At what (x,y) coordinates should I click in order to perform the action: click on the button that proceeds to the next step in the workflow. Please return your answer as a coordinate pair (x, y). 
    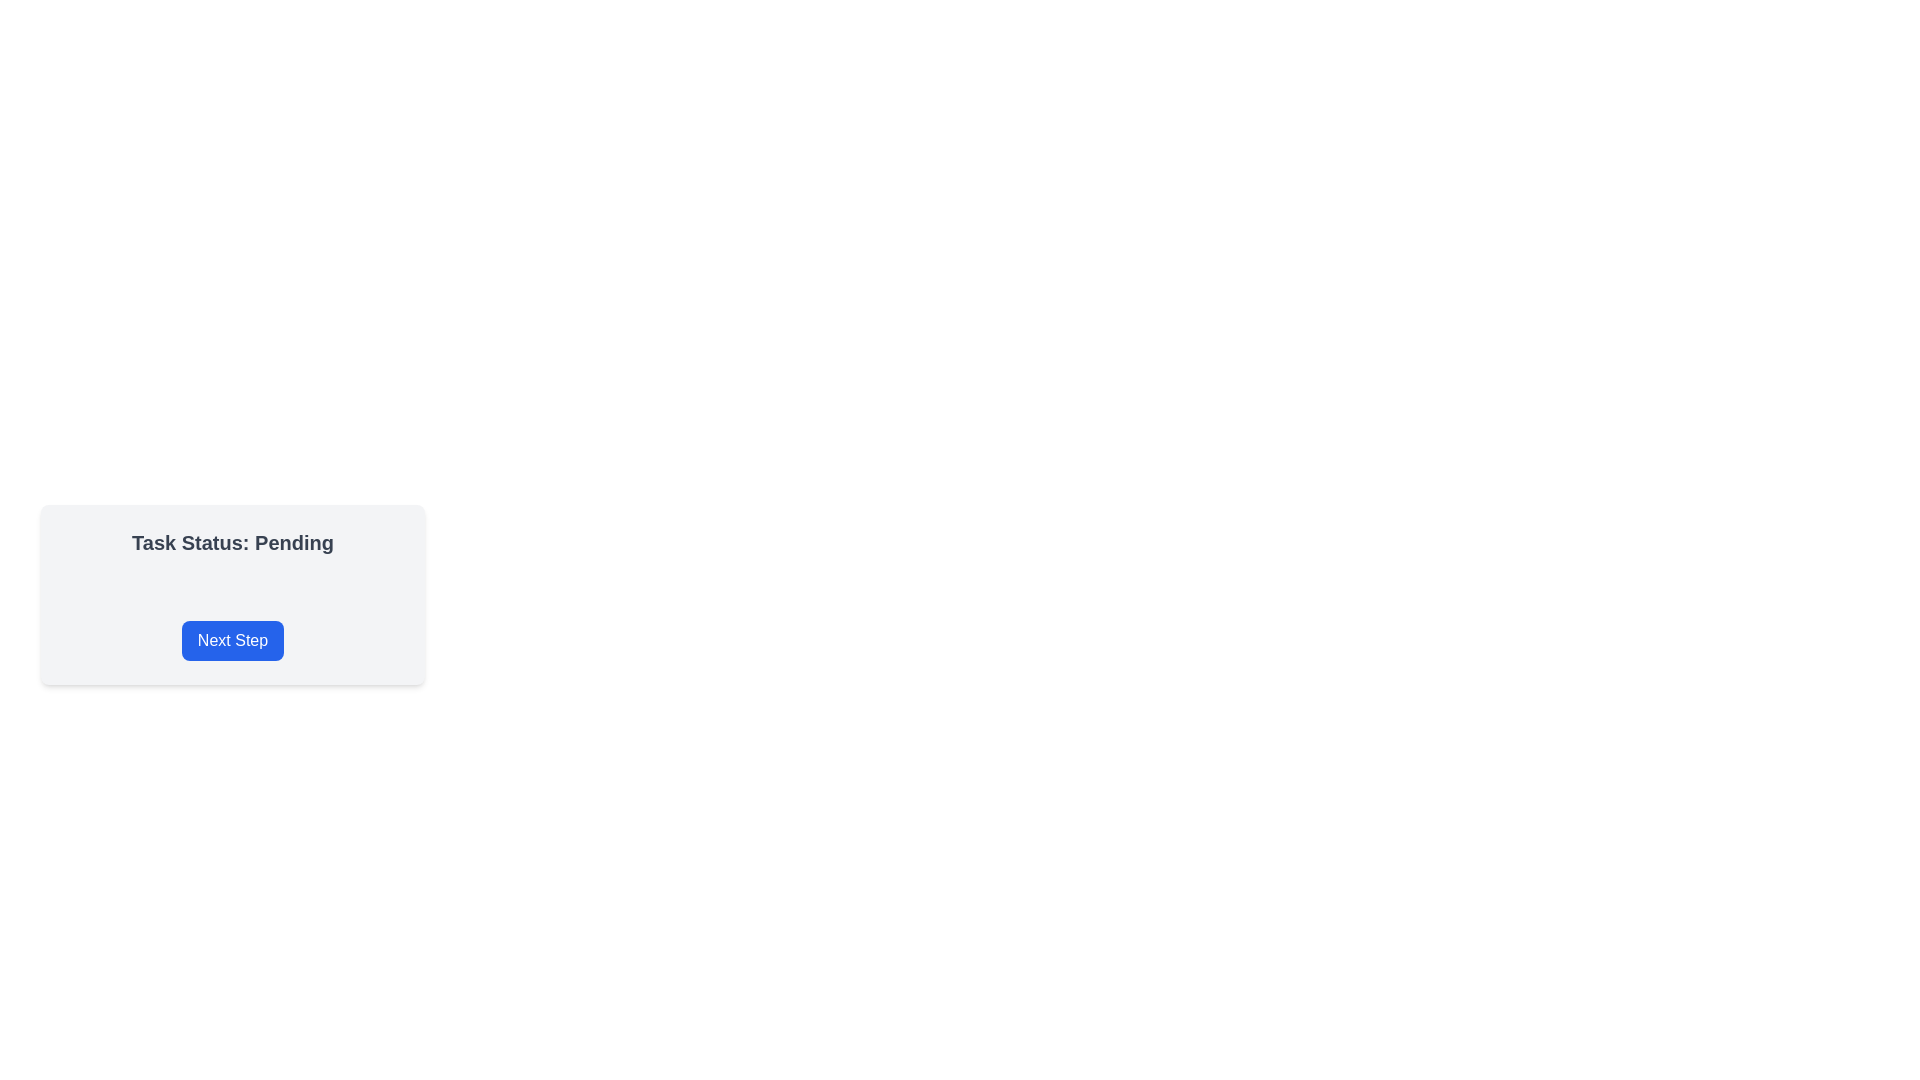
    Looking at the image, I should click on (232, 640).